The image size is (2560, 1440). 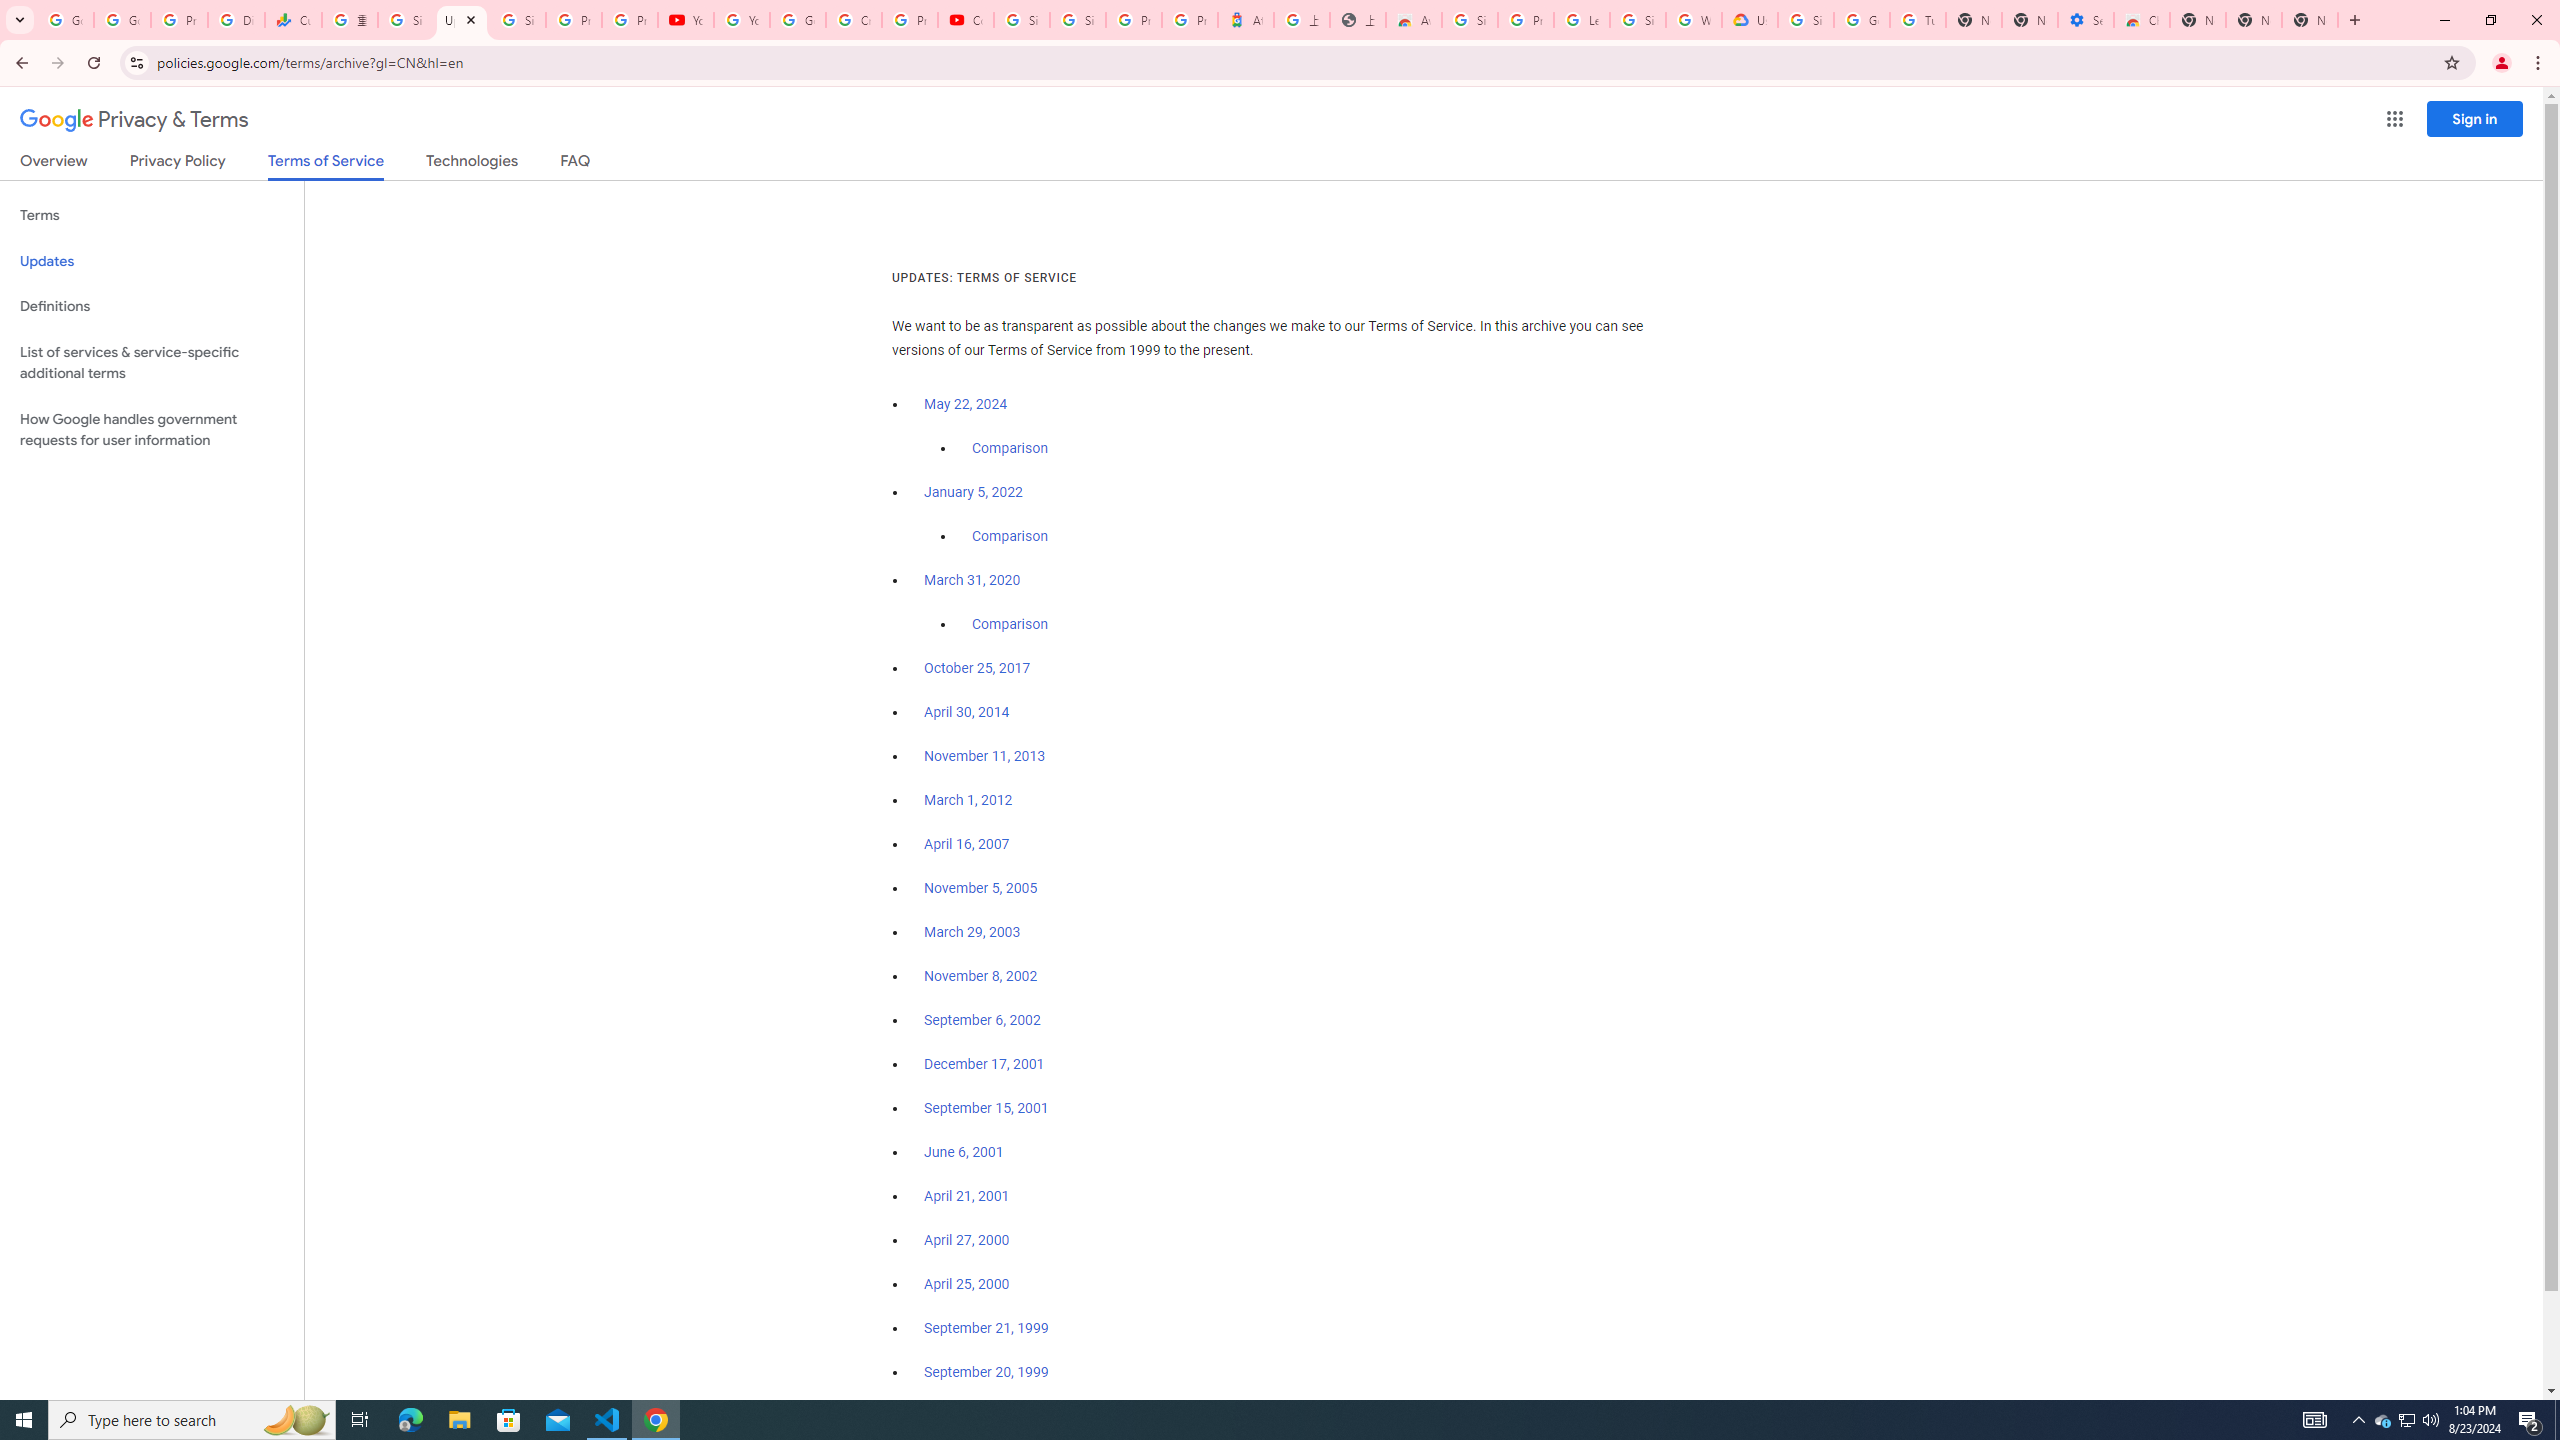 What do you see at coordinates (967, 800) in the screenshot?
I see `'March 1, 2012'` at bounding box center [967, 800].